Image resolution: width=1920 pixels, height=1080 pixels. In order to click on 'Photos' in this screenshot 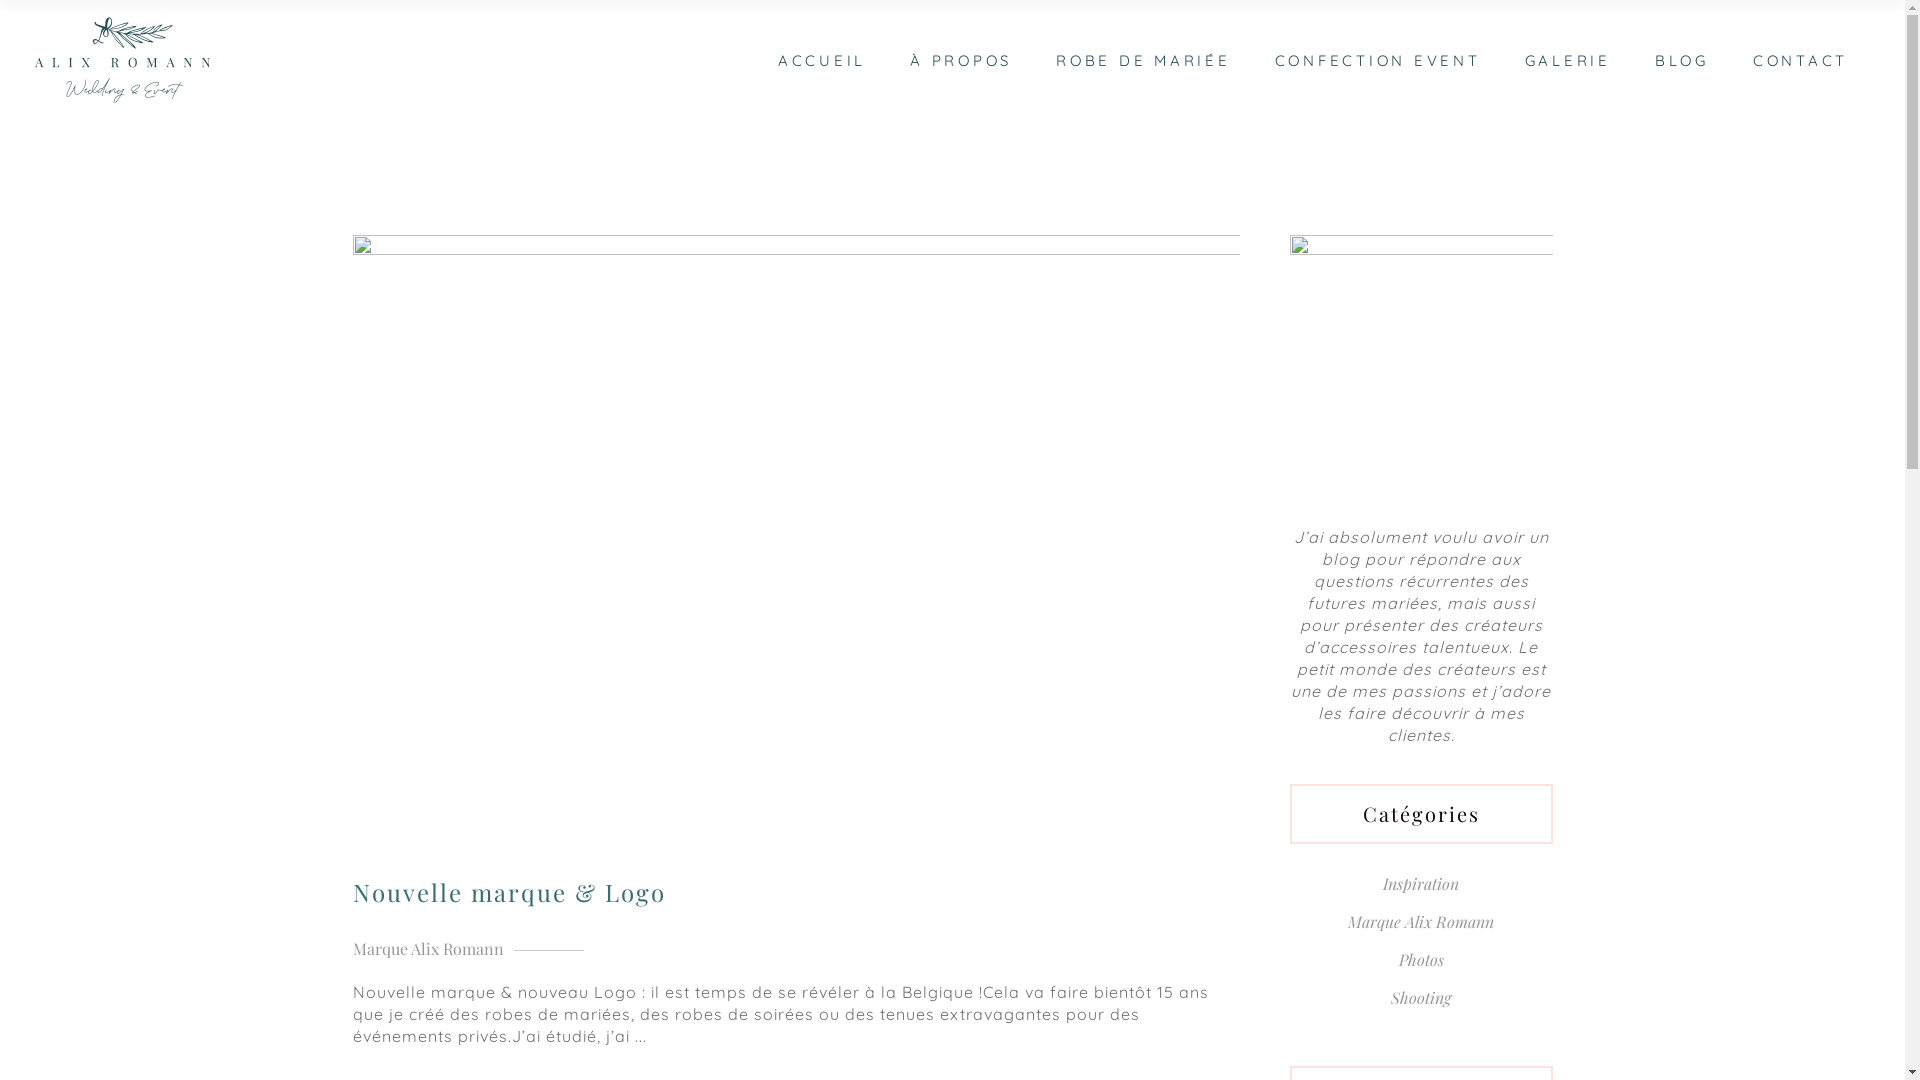, I will do `click(1420, 957)`.